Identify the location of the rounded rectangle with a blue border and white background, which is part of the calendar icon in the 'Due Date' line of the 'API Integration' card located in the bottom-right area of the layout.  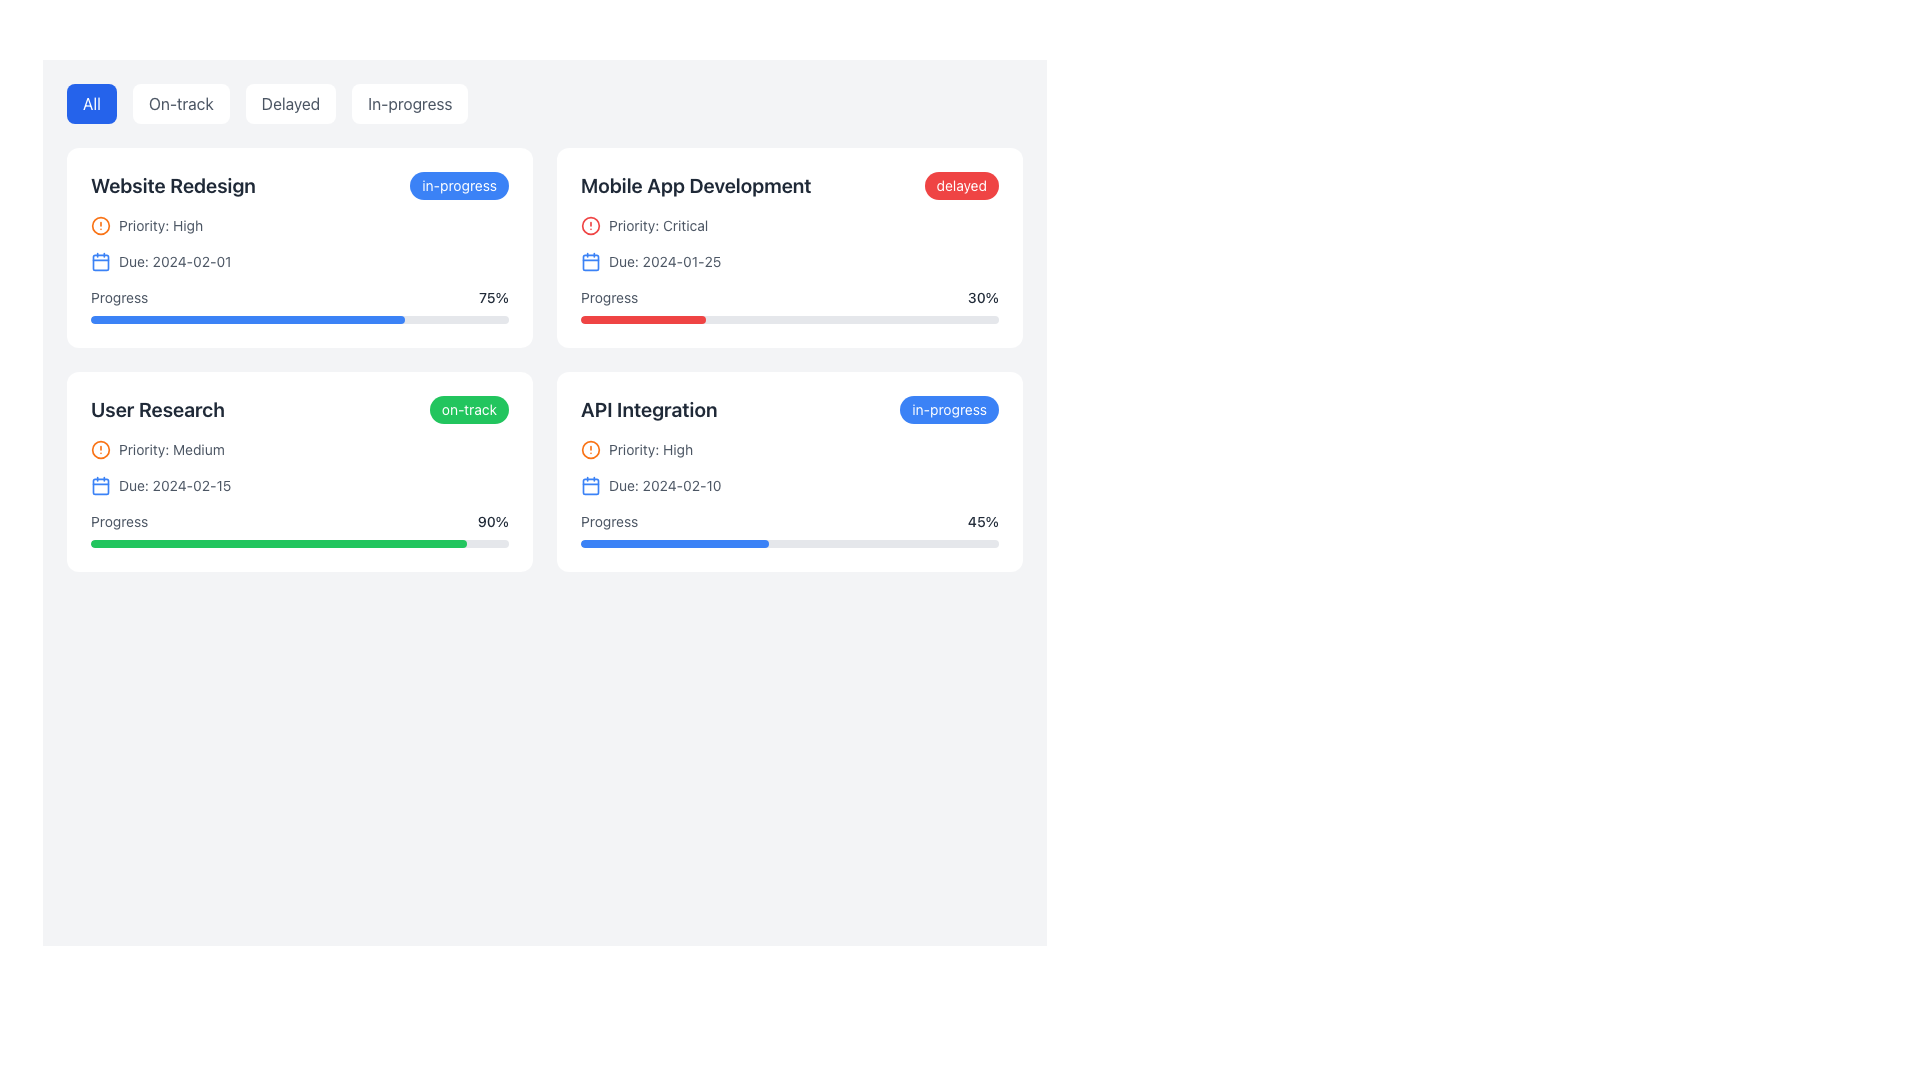
(589, 486).